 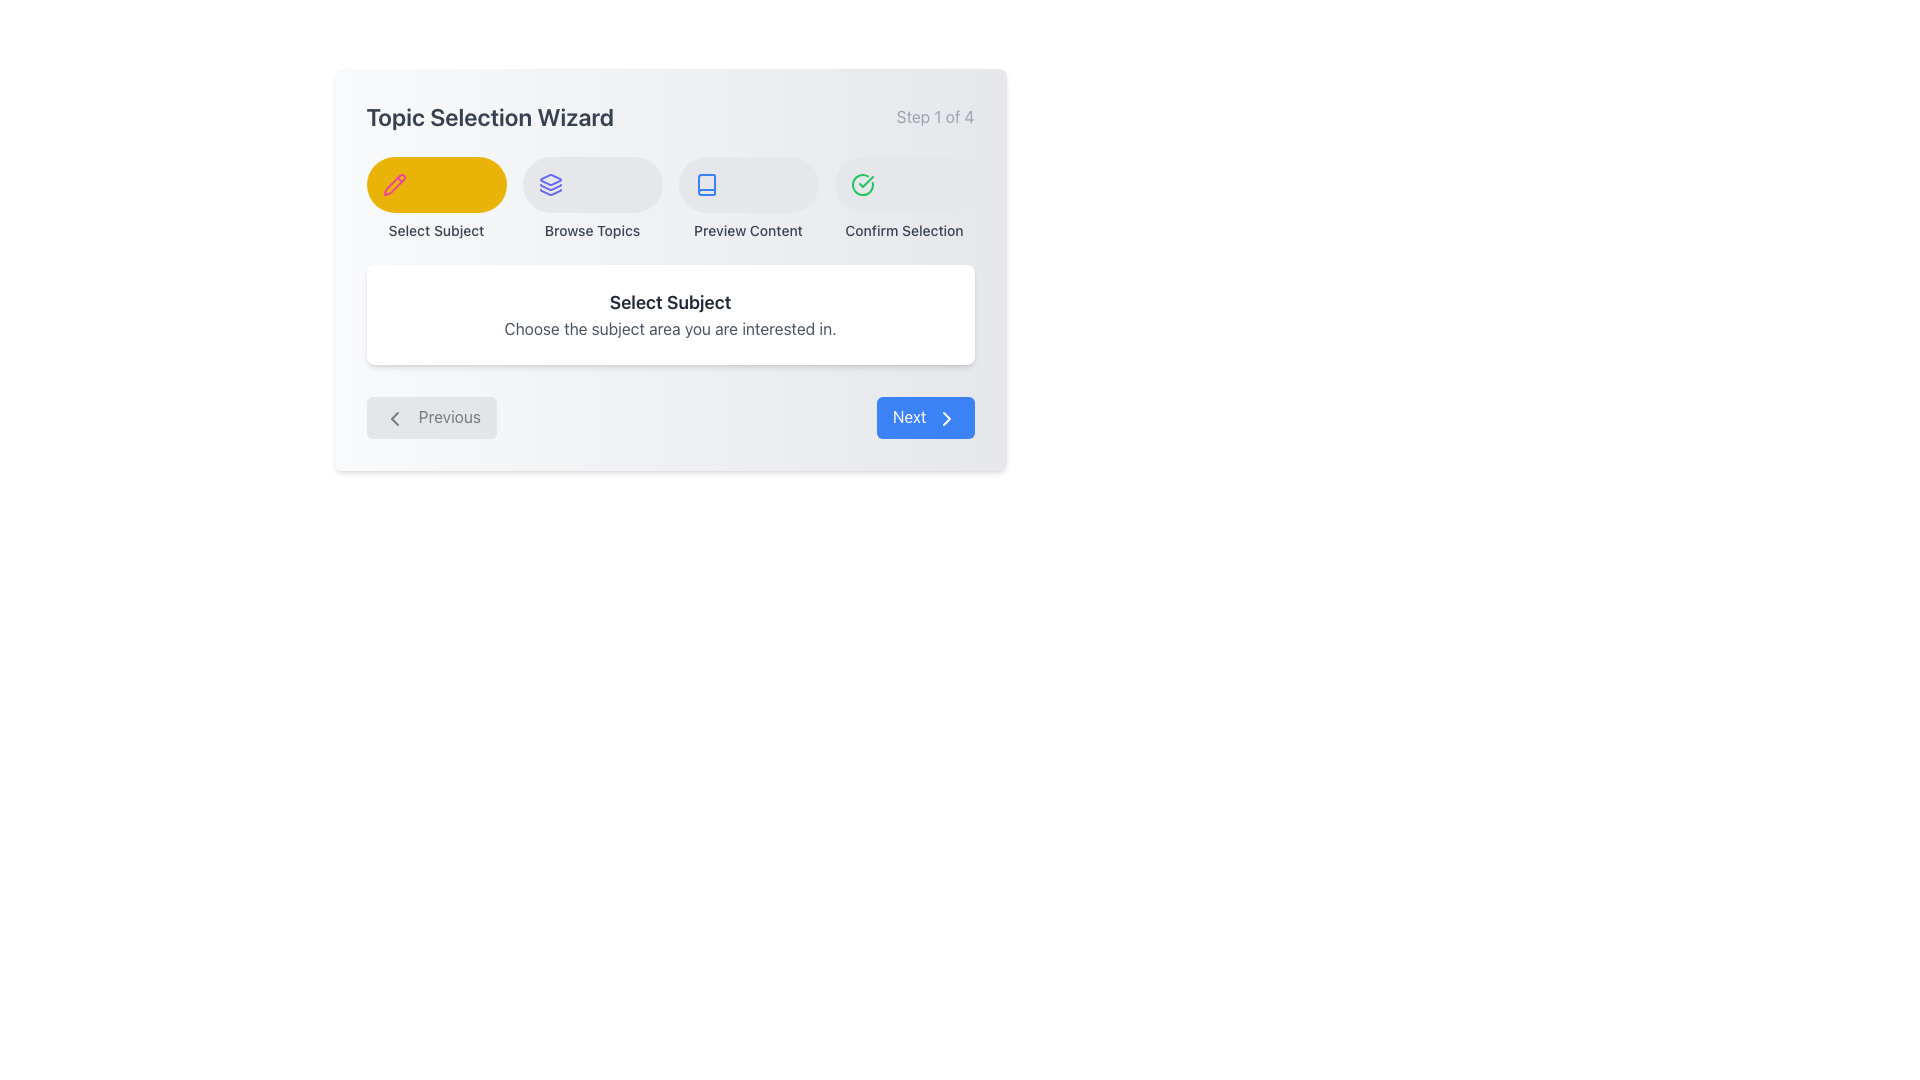 What do you see at coordinates (394, 417) in the screenshot?
I see `the backward navigation icon embedded within the 'Previous' button located at the bottom-left of the main interface` at bounding box center [394, 417].